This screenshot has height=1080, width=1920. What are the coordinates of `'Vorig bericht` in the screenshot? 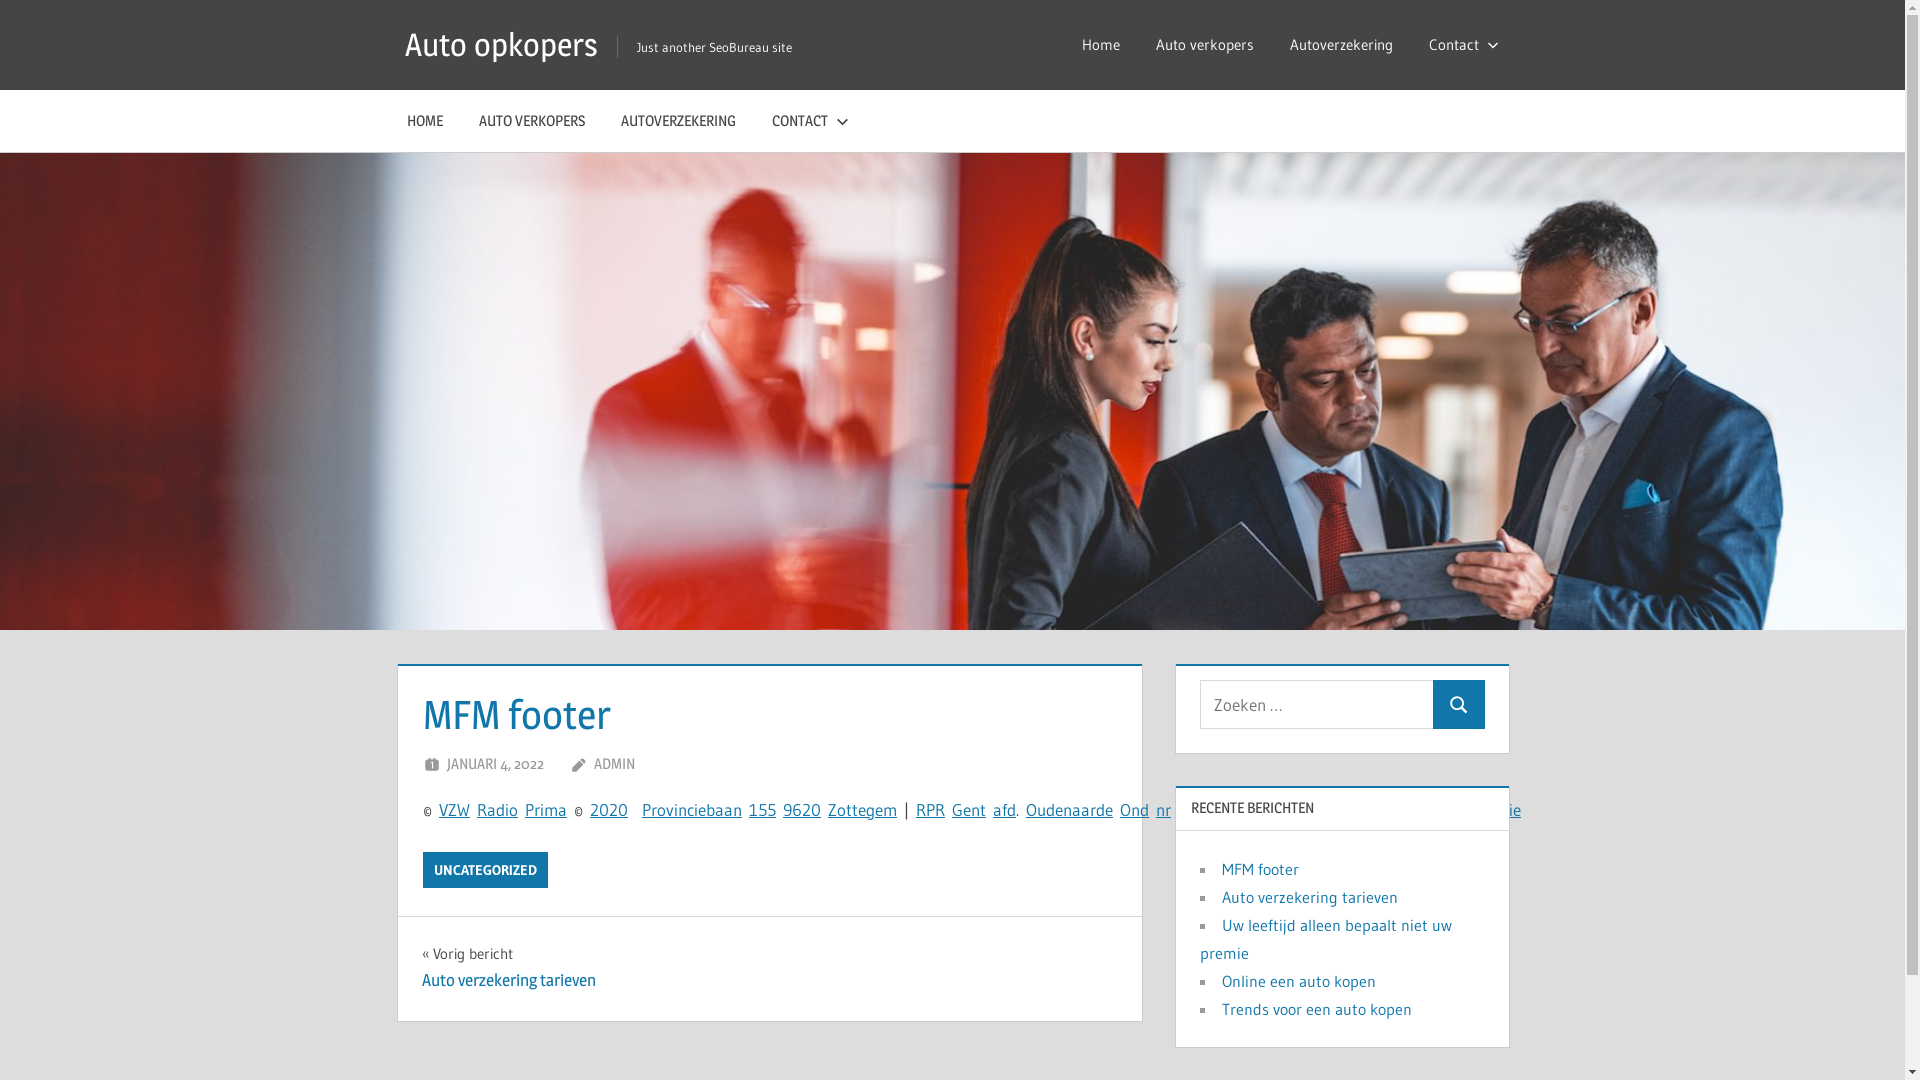 It's located at (508, 966).